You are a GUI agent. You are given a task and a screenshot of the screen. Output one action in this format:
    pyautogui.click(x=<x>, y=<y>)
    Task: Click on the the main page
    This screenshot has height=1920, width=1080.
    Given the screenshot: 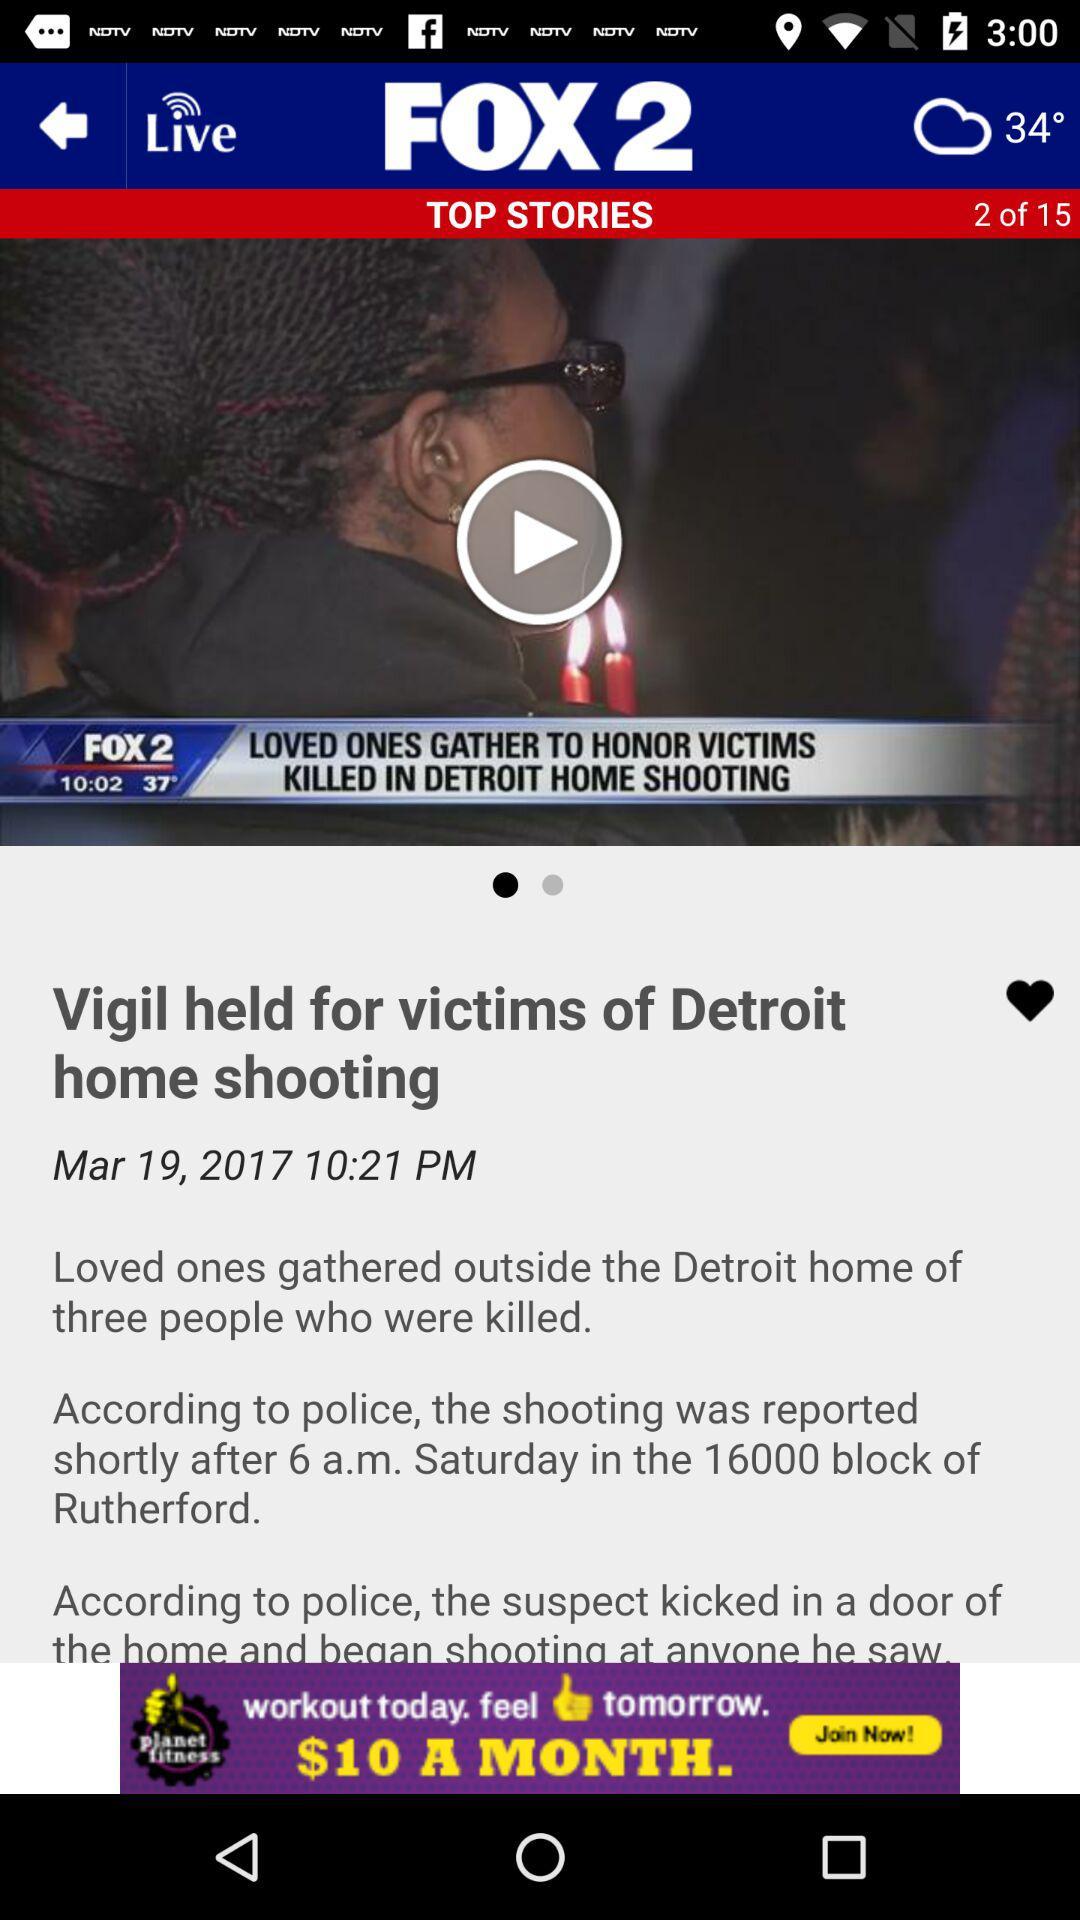 What is the action you would take?
    pyautogui.click(x=540, y=124)
    